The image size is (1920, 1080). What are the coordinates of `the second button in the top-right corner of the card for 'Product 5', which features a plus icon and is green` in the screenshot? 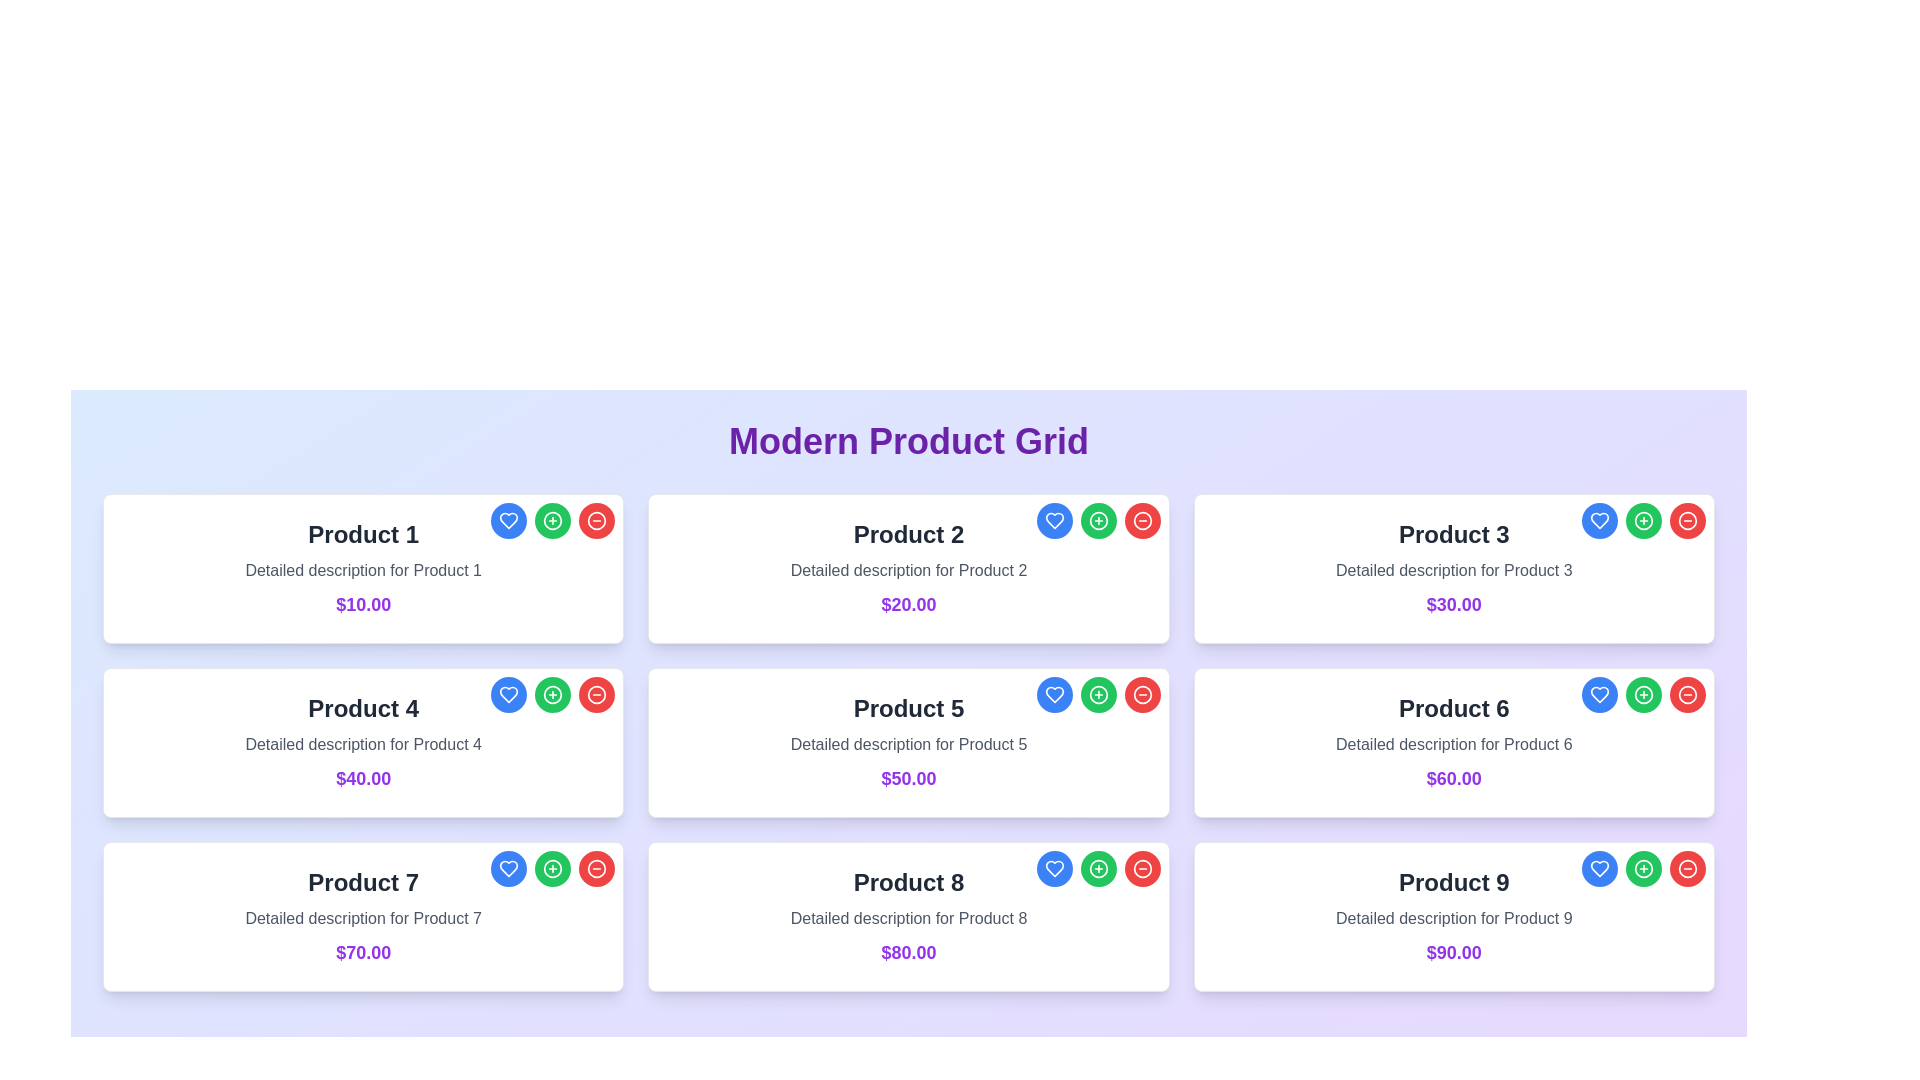 It's located at (1097, 693).